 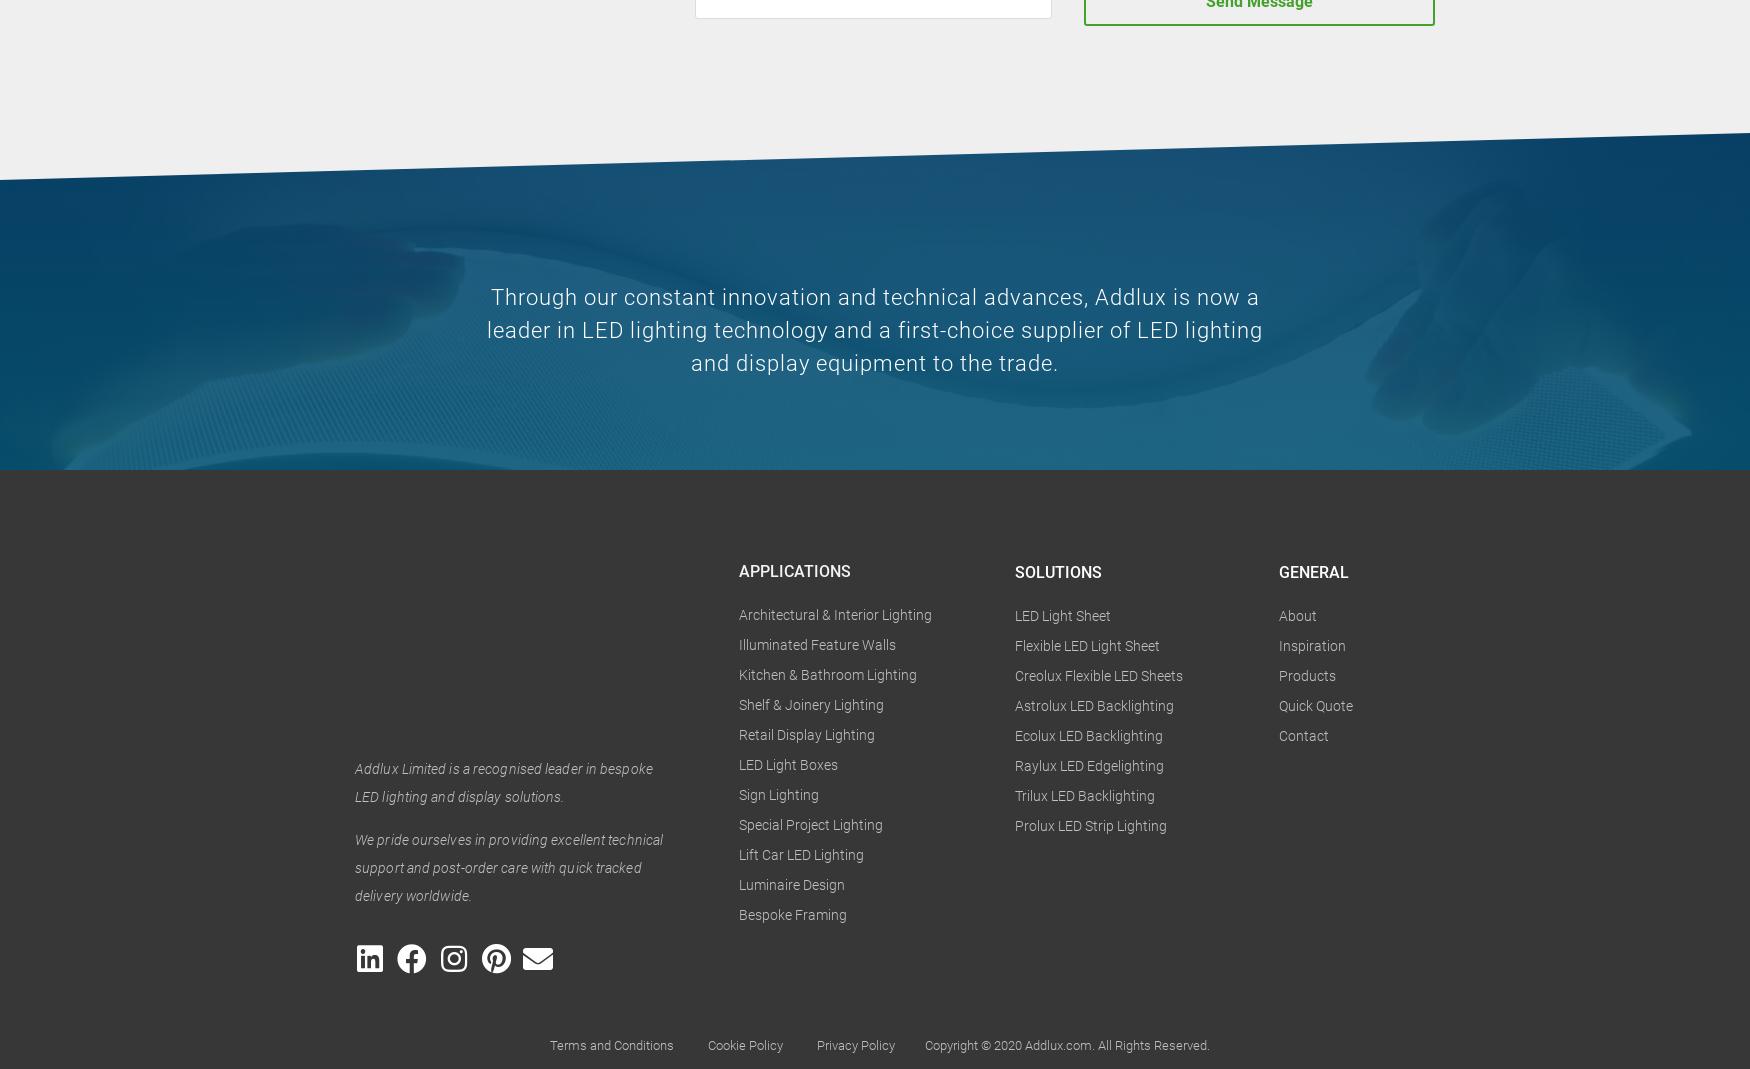 What do you see at coordinates (924, 1045) in the screenshot?
I see `'Copyright © 2020 Addlux.com. All Rights Reserved.'` at bounding box center [924, 1045].